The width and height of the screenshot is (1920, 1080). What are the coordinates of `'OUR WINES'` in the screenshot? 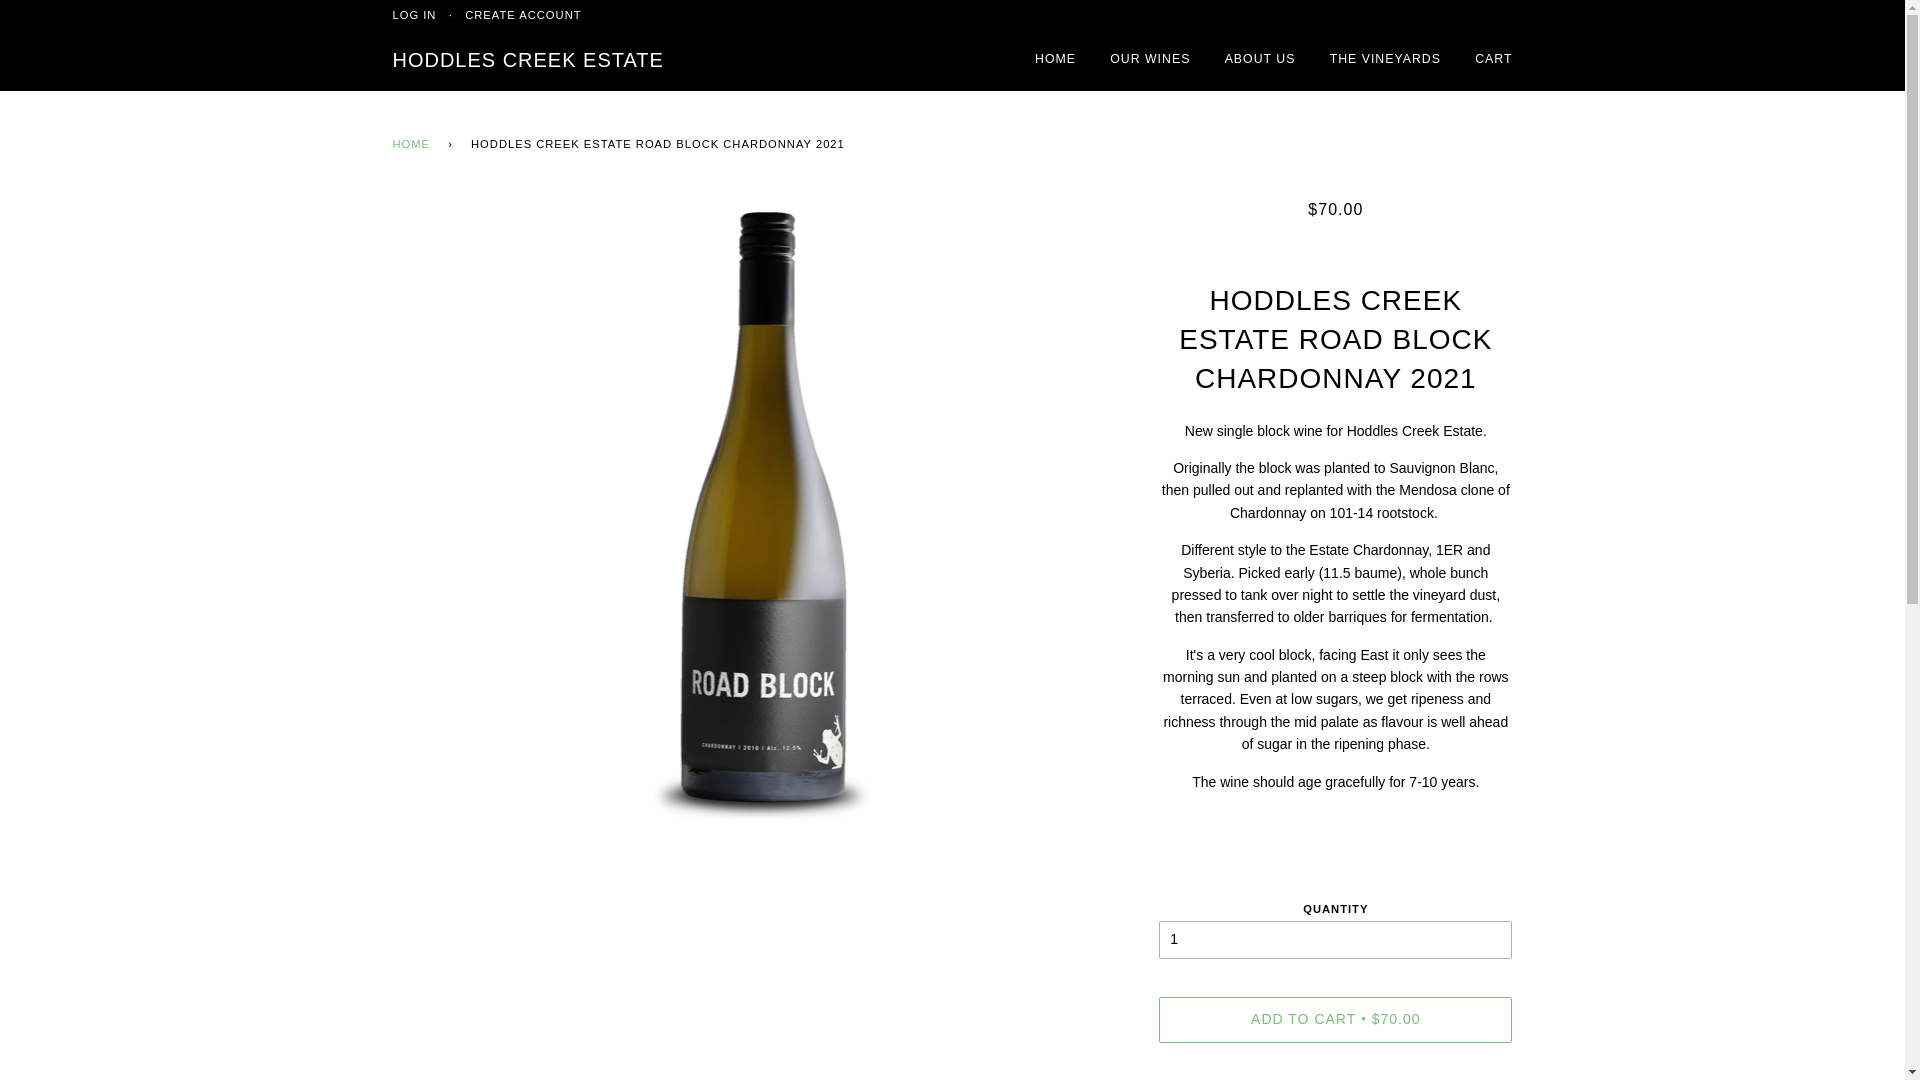 It's located at (1150, 59).